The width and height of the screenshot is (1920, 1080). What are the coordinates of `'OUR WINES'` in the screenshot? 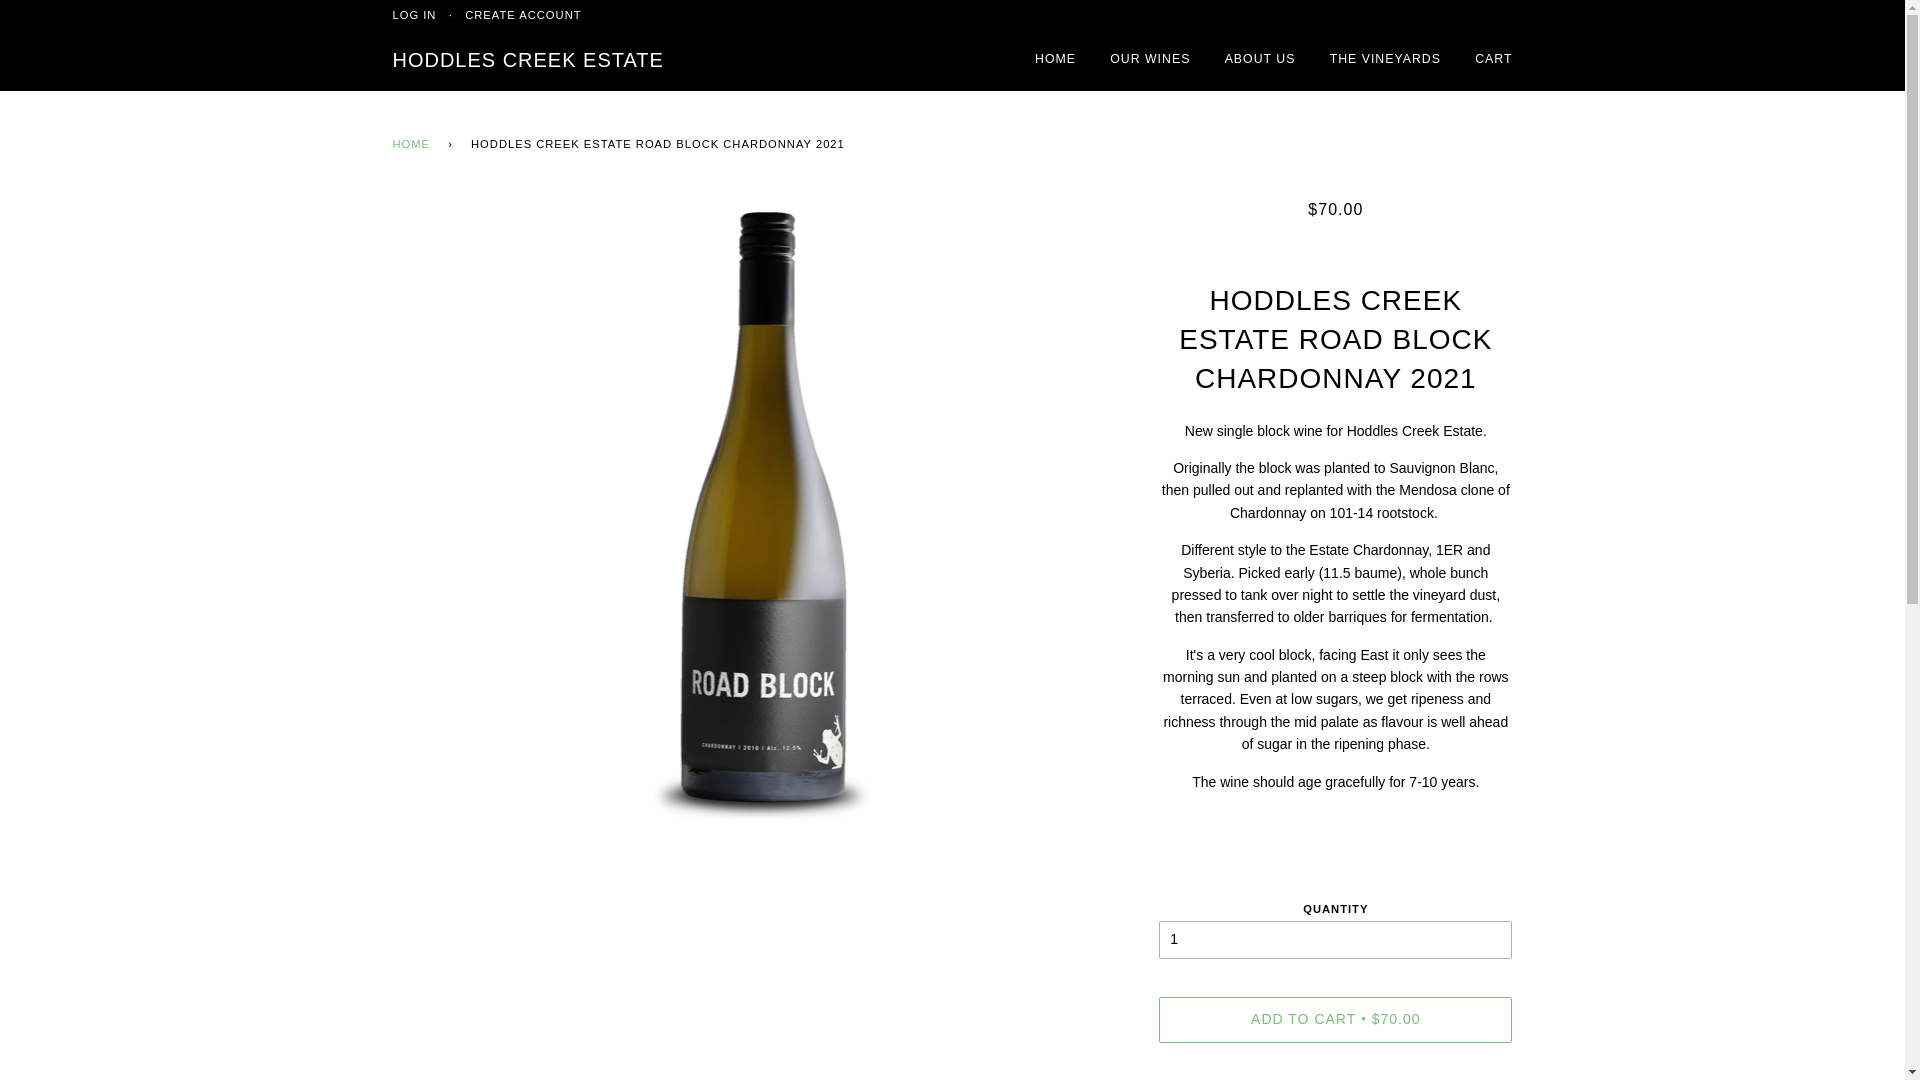 It's located at (1150, 59).